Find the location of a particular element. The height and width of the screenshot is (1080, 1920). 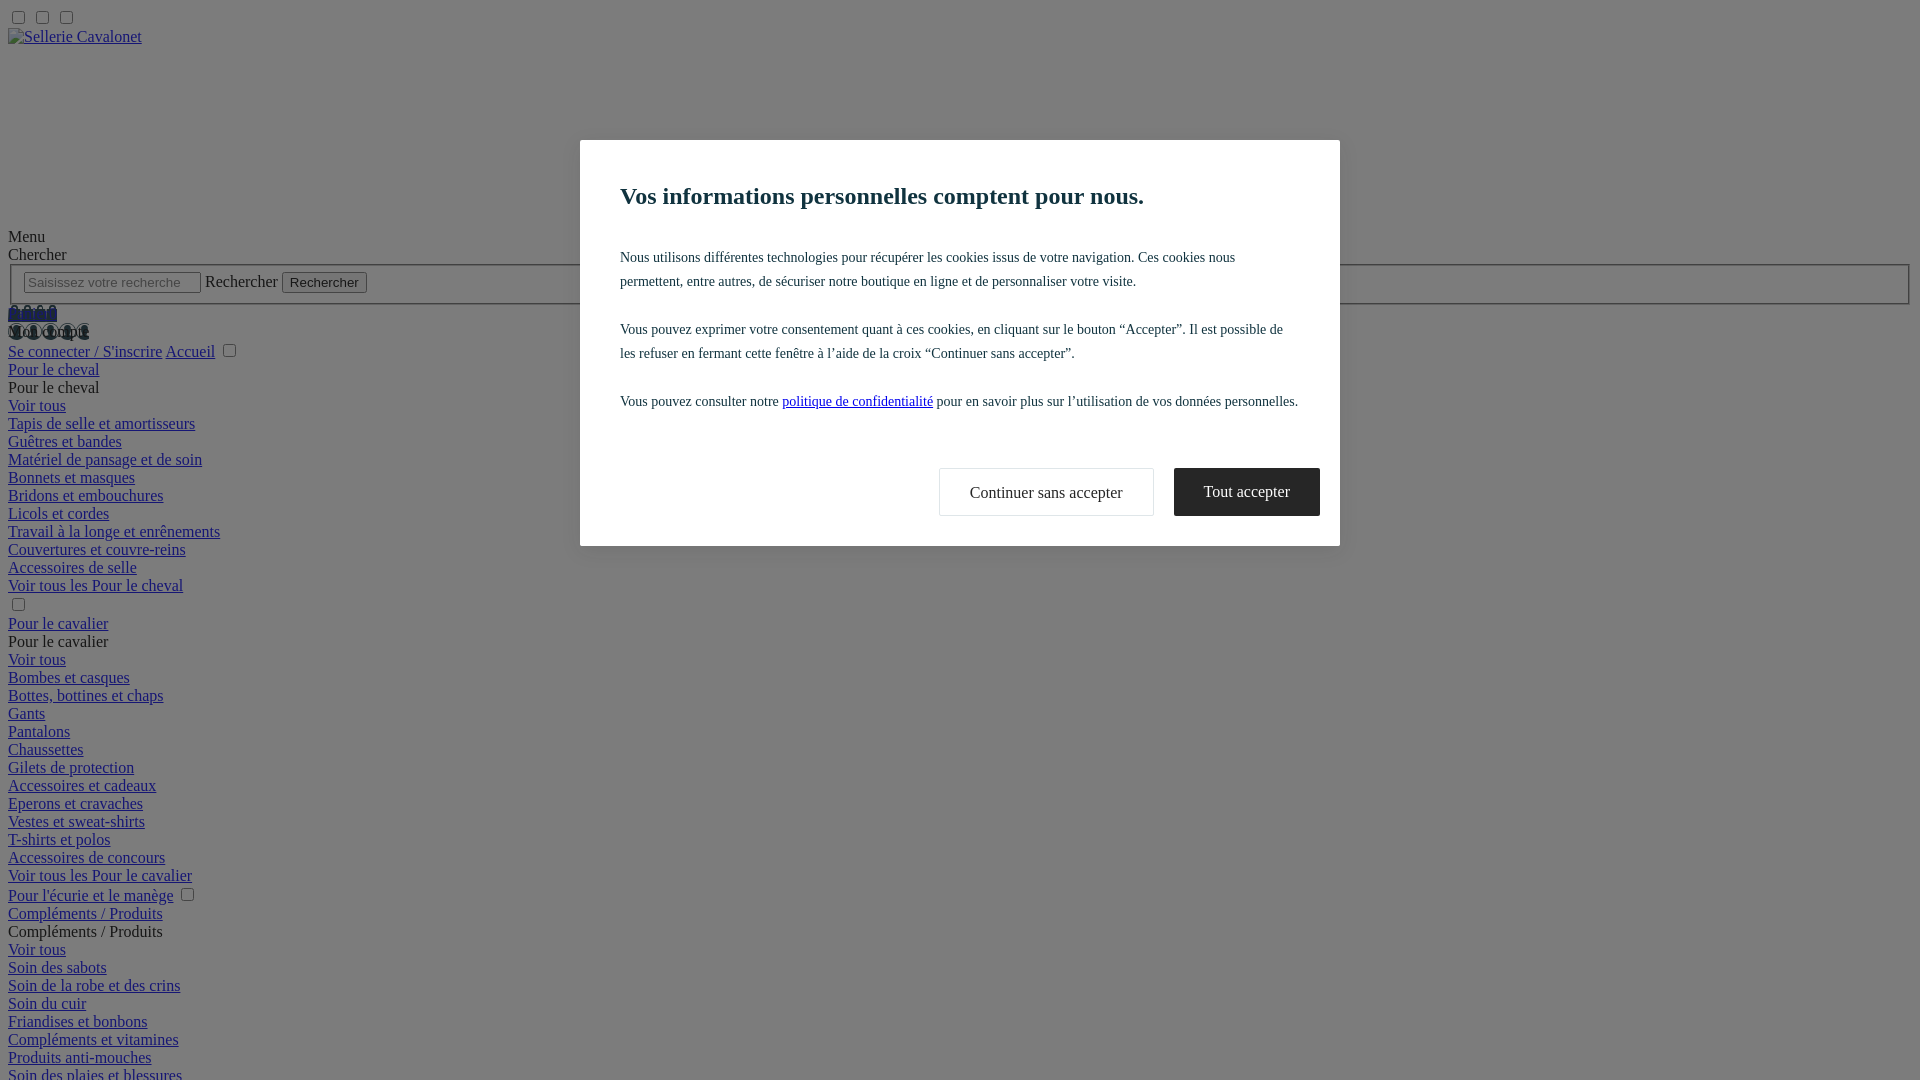

'Bombes et casques' is located at coordinates (68, 676).